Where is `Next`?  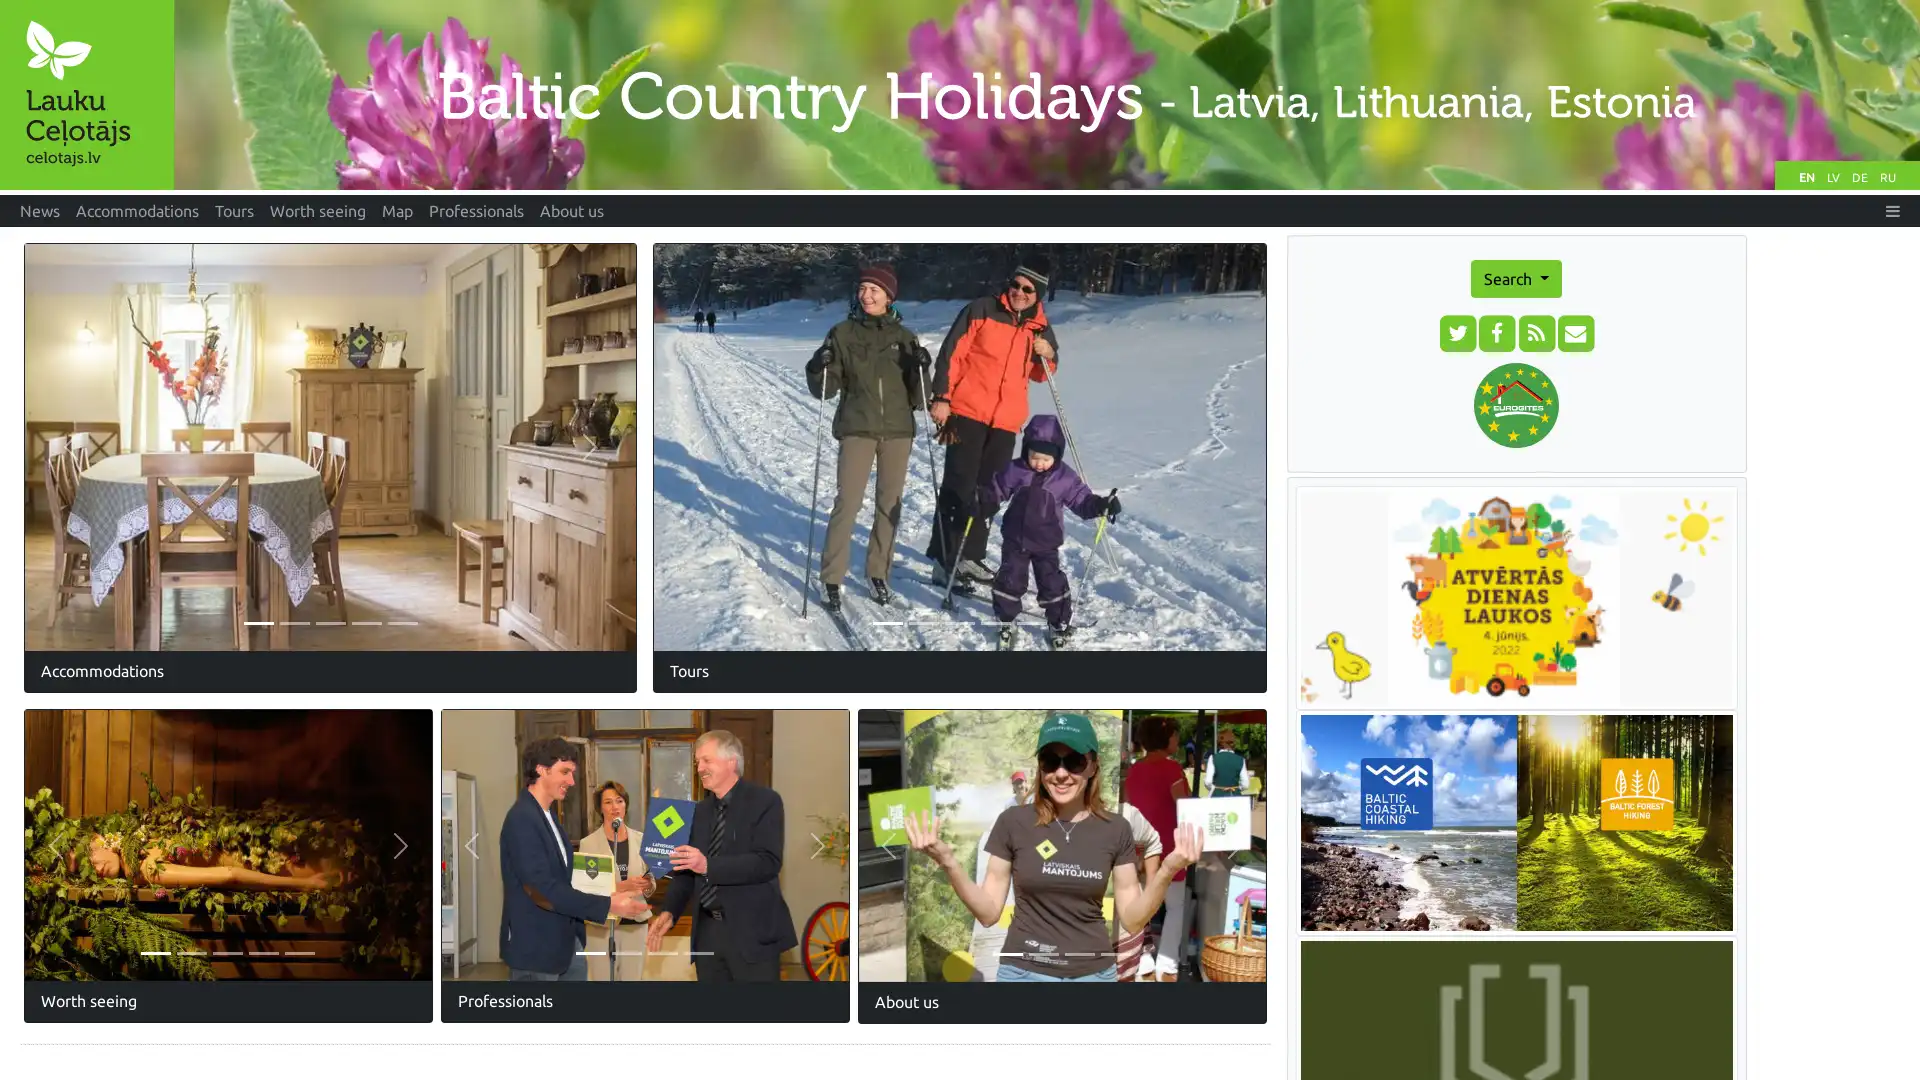 Next is located at coordinates (400, 845).